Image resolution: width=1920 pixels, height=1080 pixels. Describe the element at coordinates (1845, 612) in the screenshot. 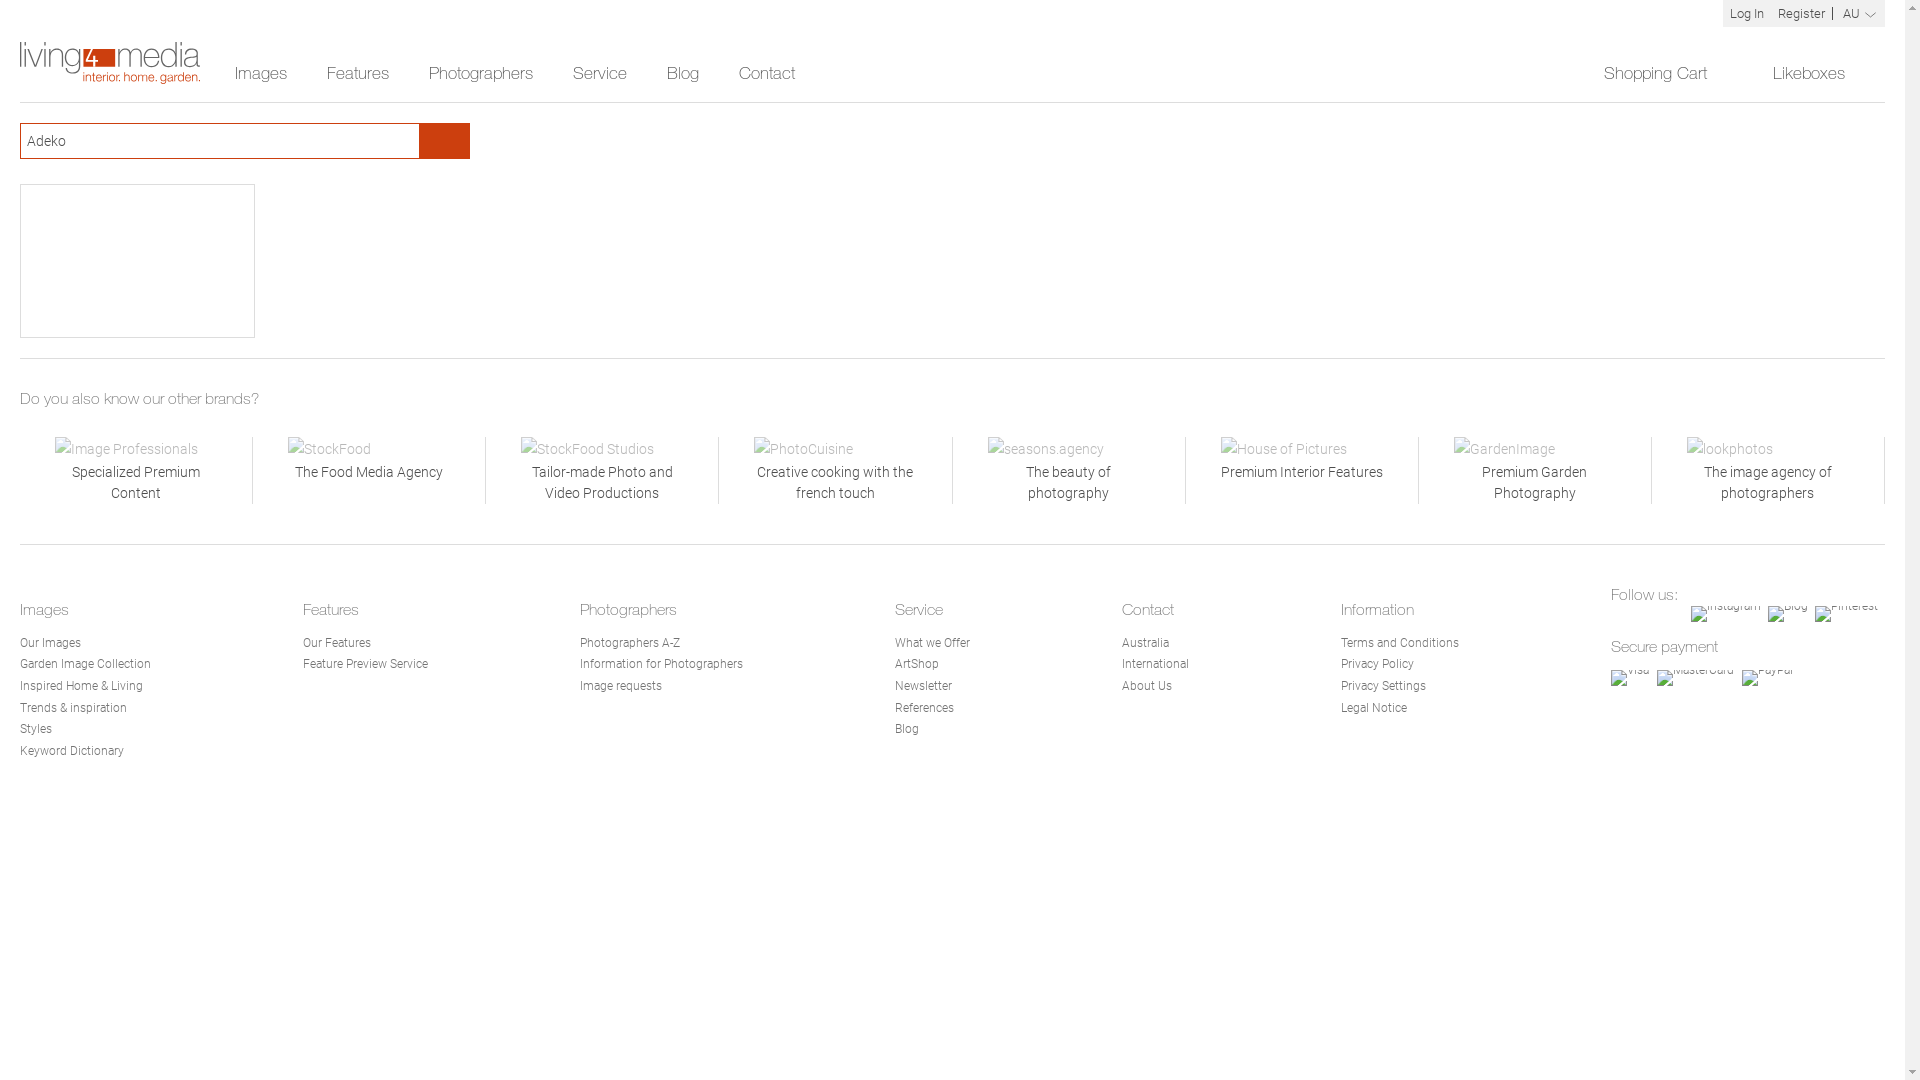

I see `'Pinterest'` at that location.